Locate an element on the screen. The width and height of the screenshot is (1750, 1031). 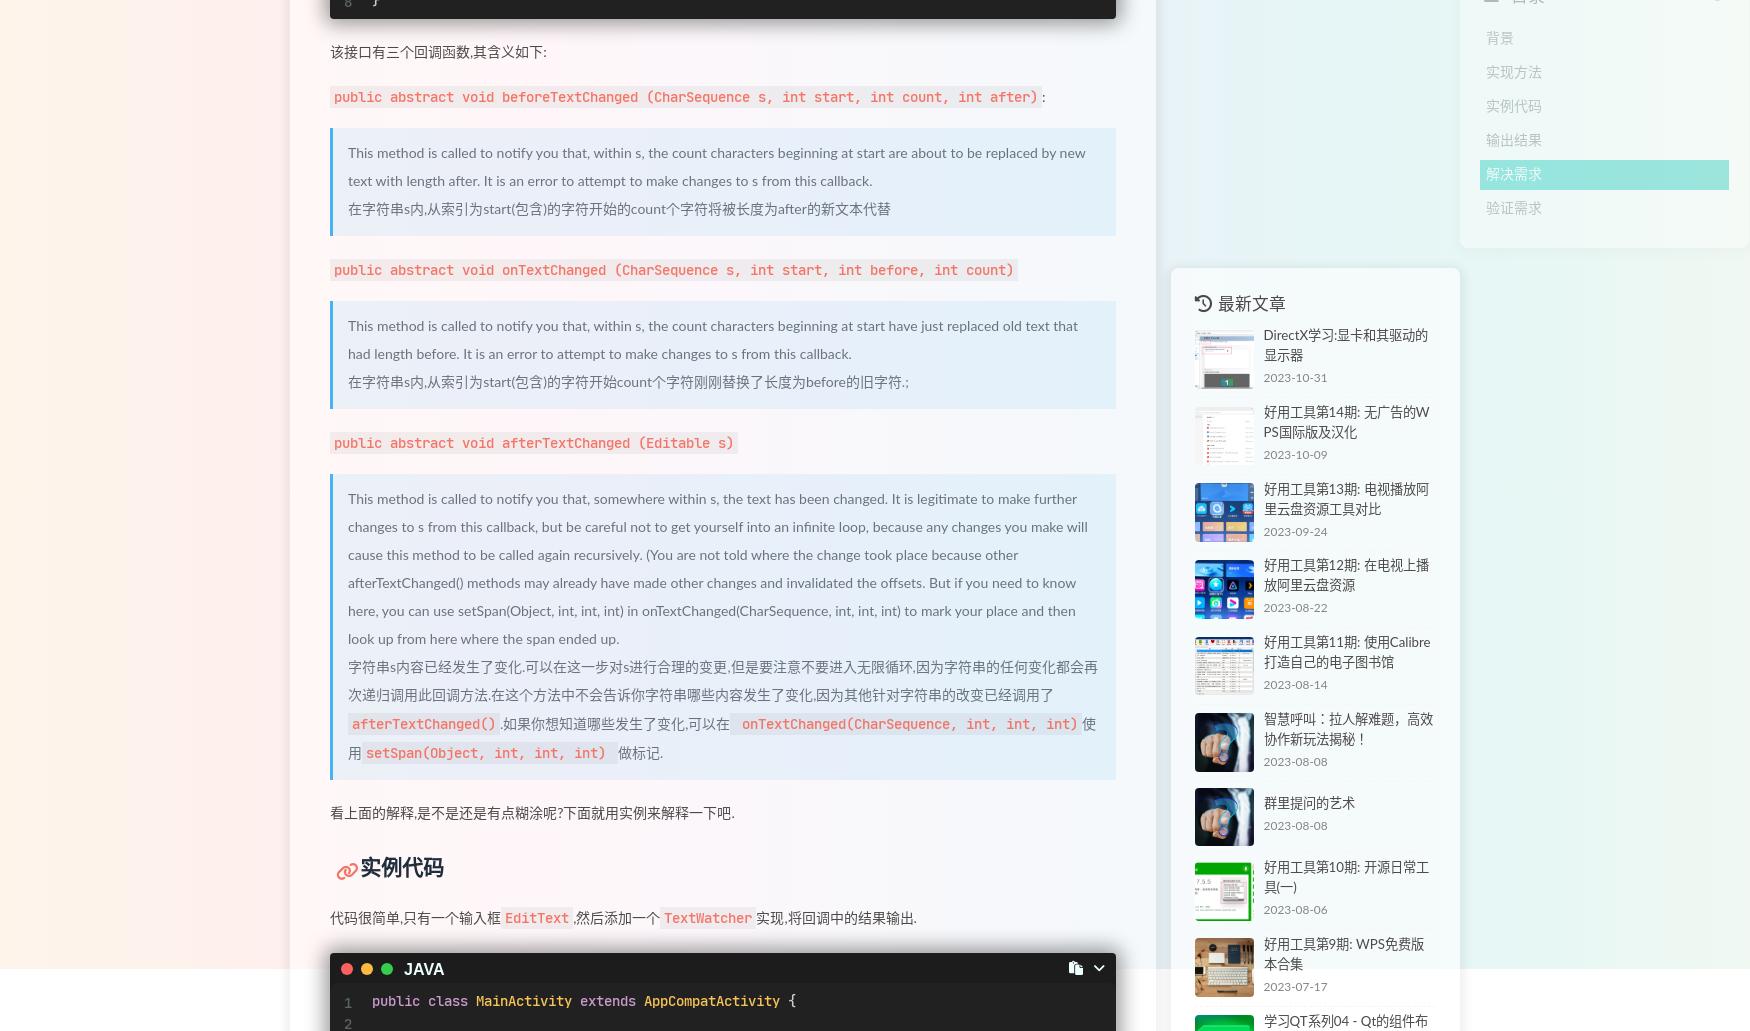
':' is located at coordinates (1042, 98).